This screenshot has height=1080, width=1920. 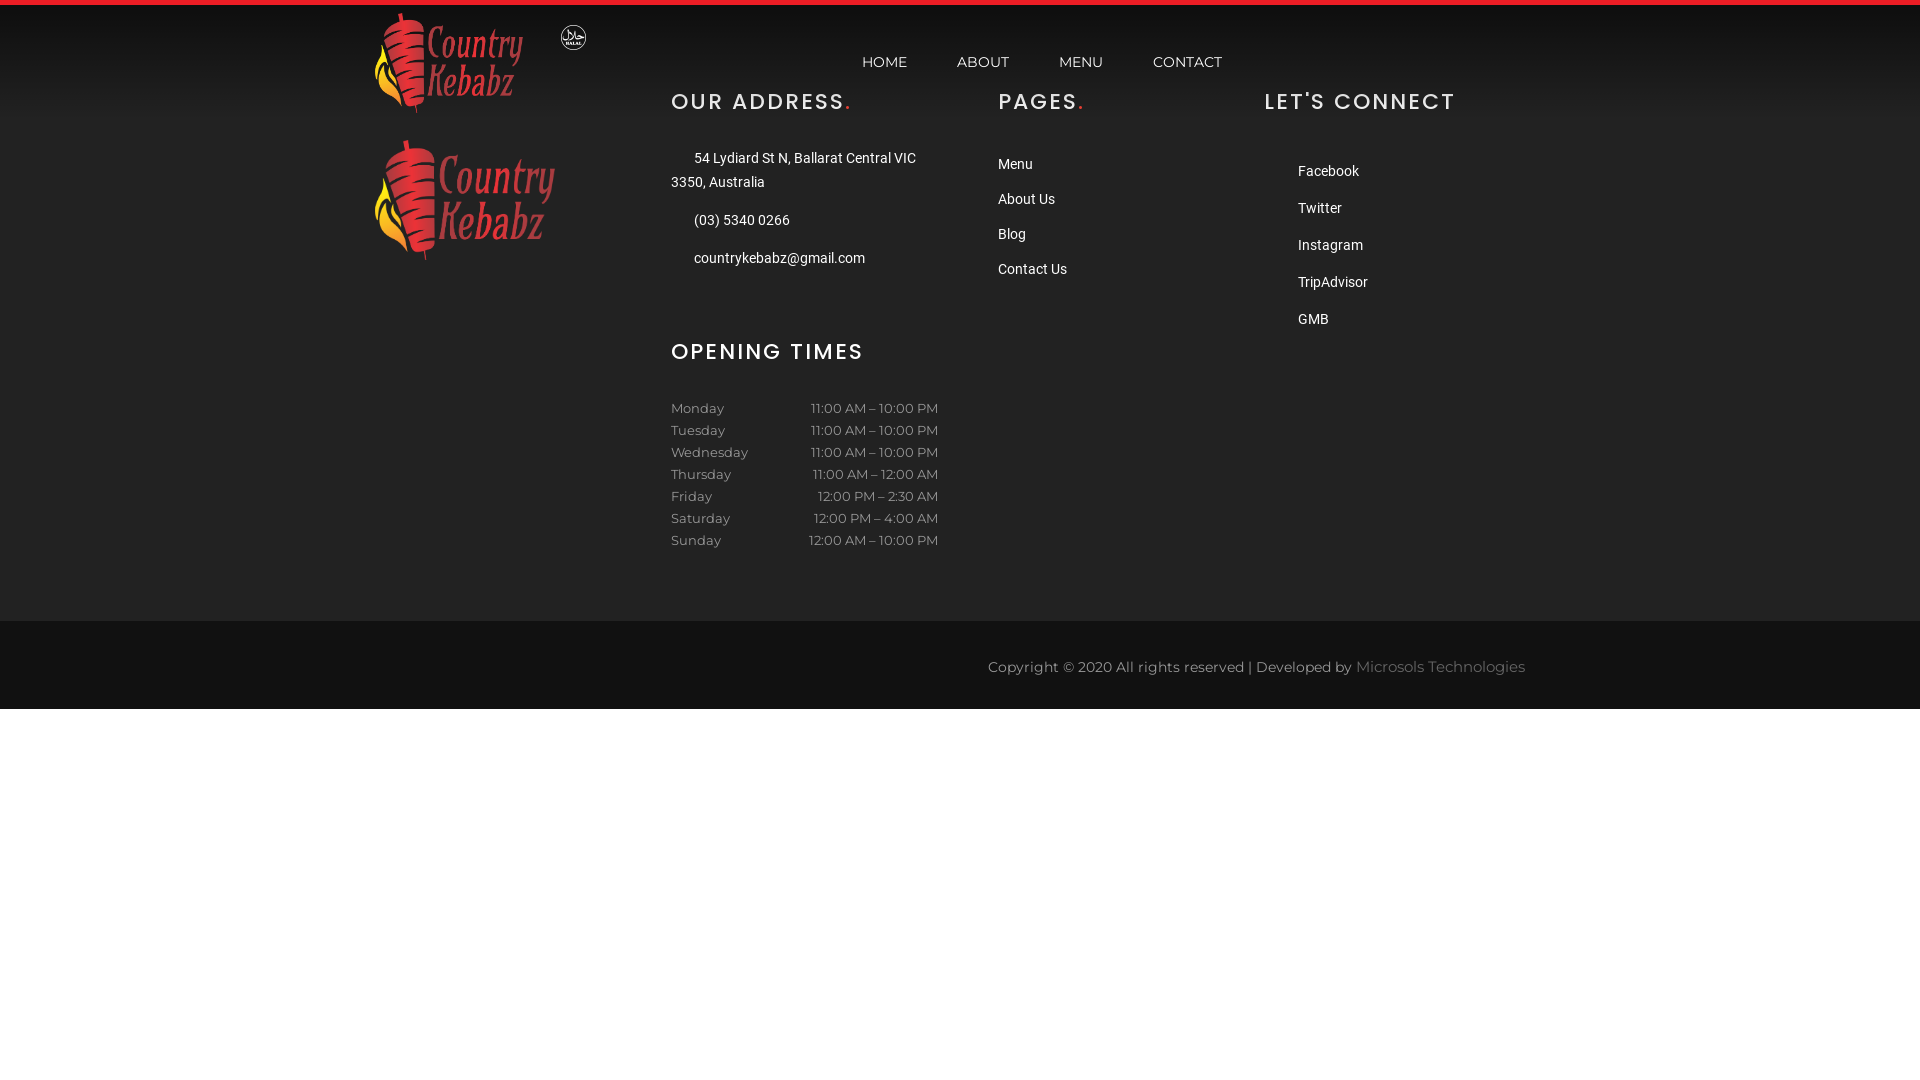 I want to click on 'GMB', so click(x=1313, y=318).